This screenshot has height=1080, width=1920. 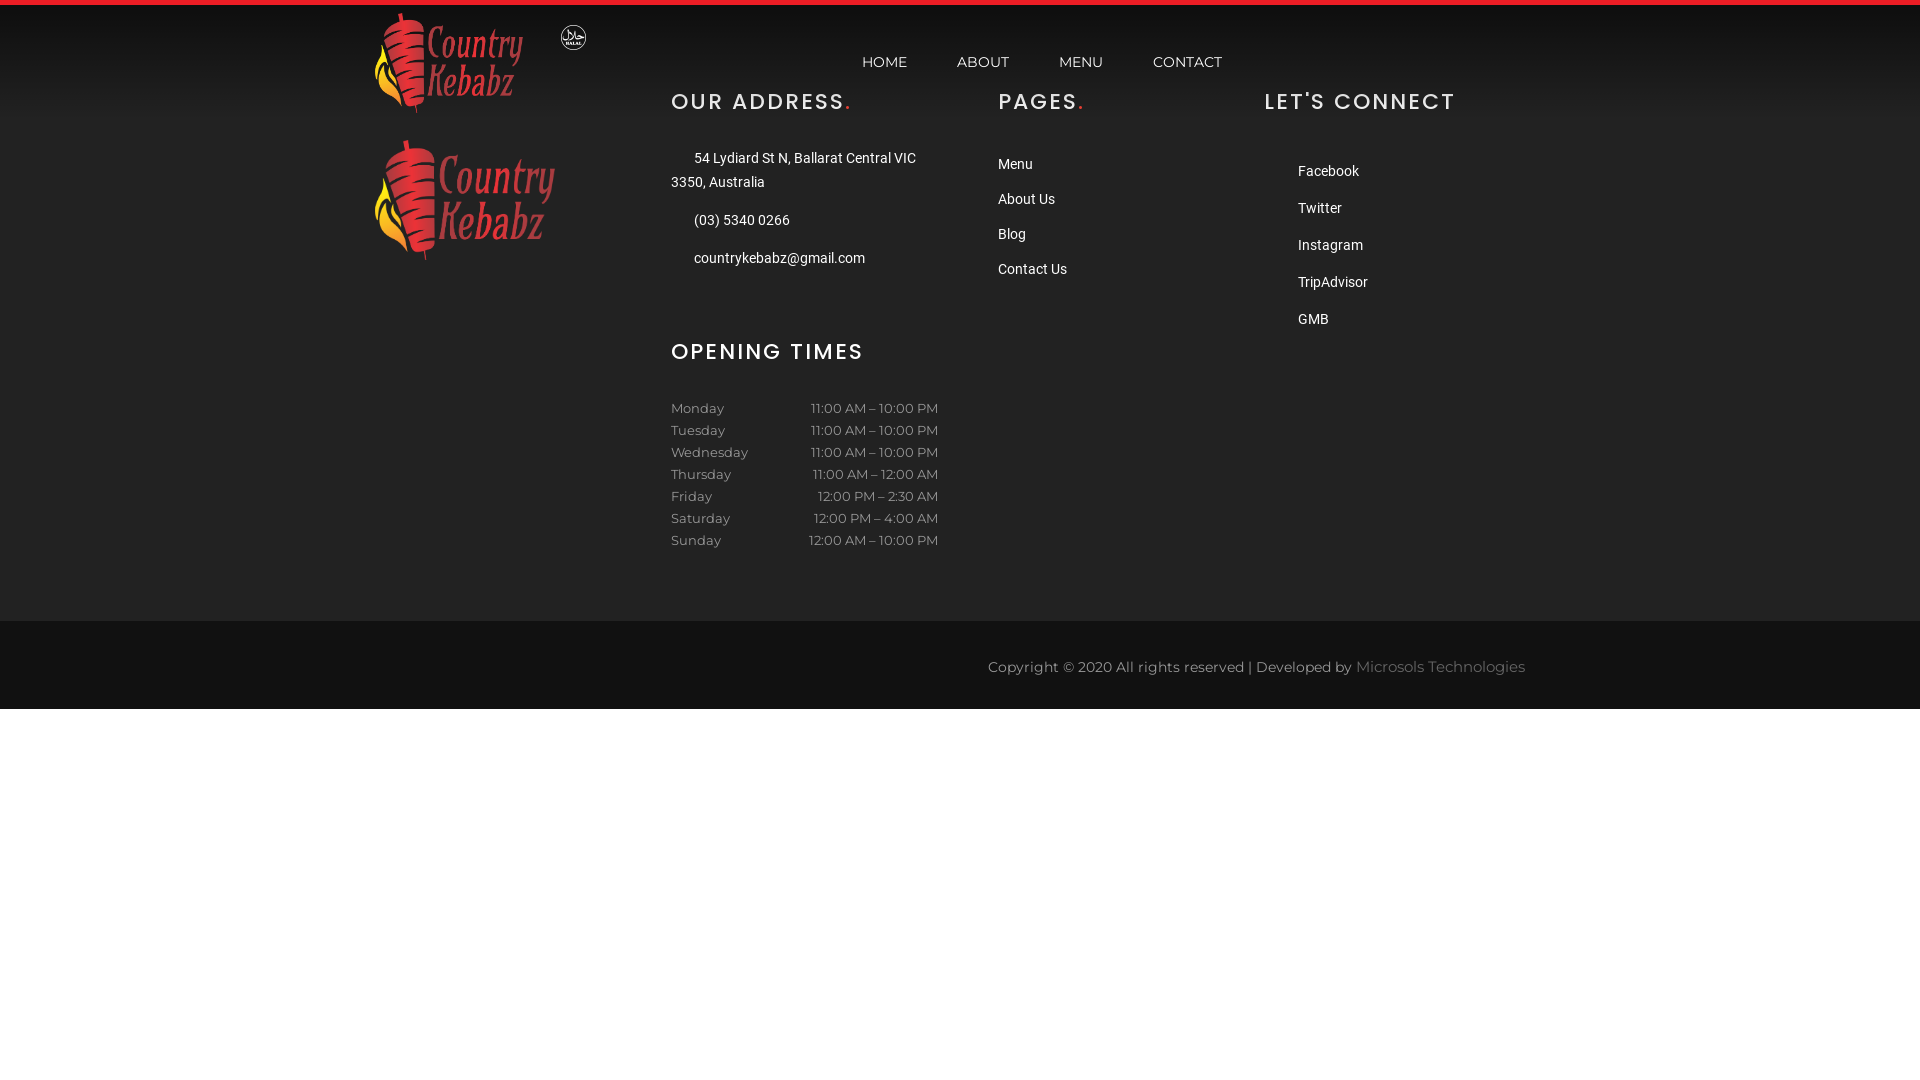 I want to click on 'GMB', so click(x=1313, y=318).